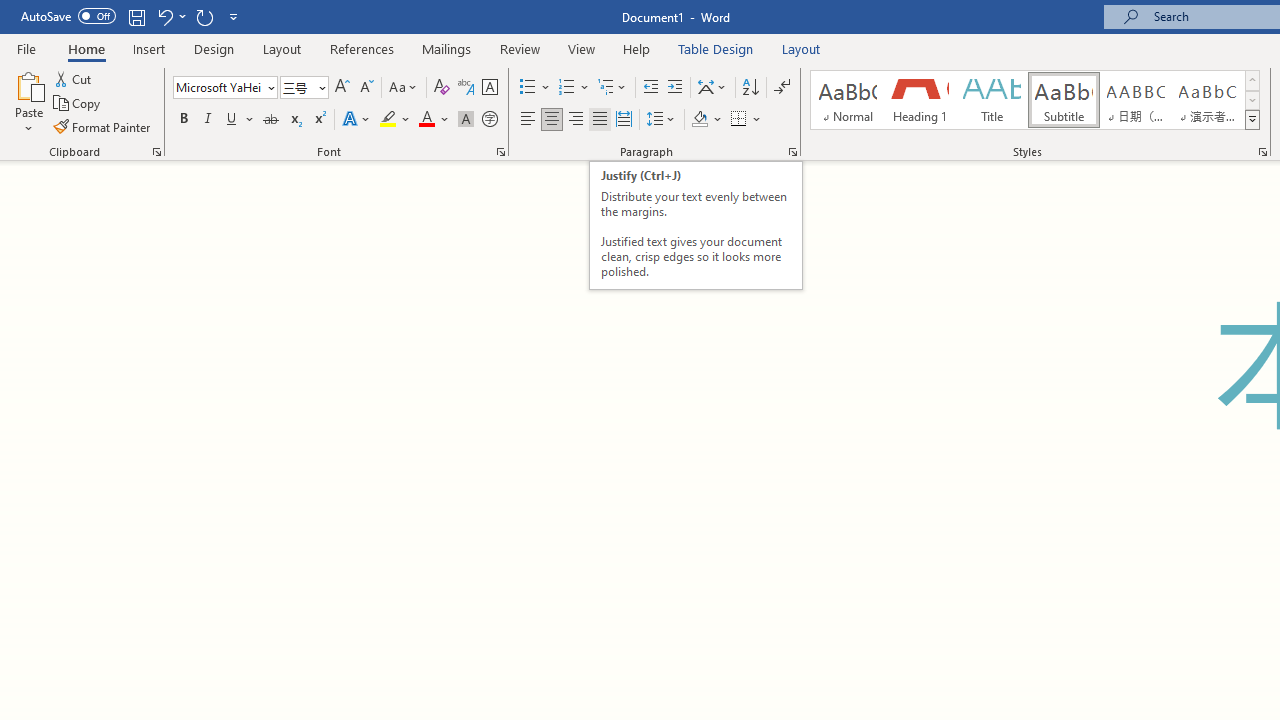 Image resolution: width=1280 pixels, height=720 pixels. I want to click on 'Cut', so click(74, 78).